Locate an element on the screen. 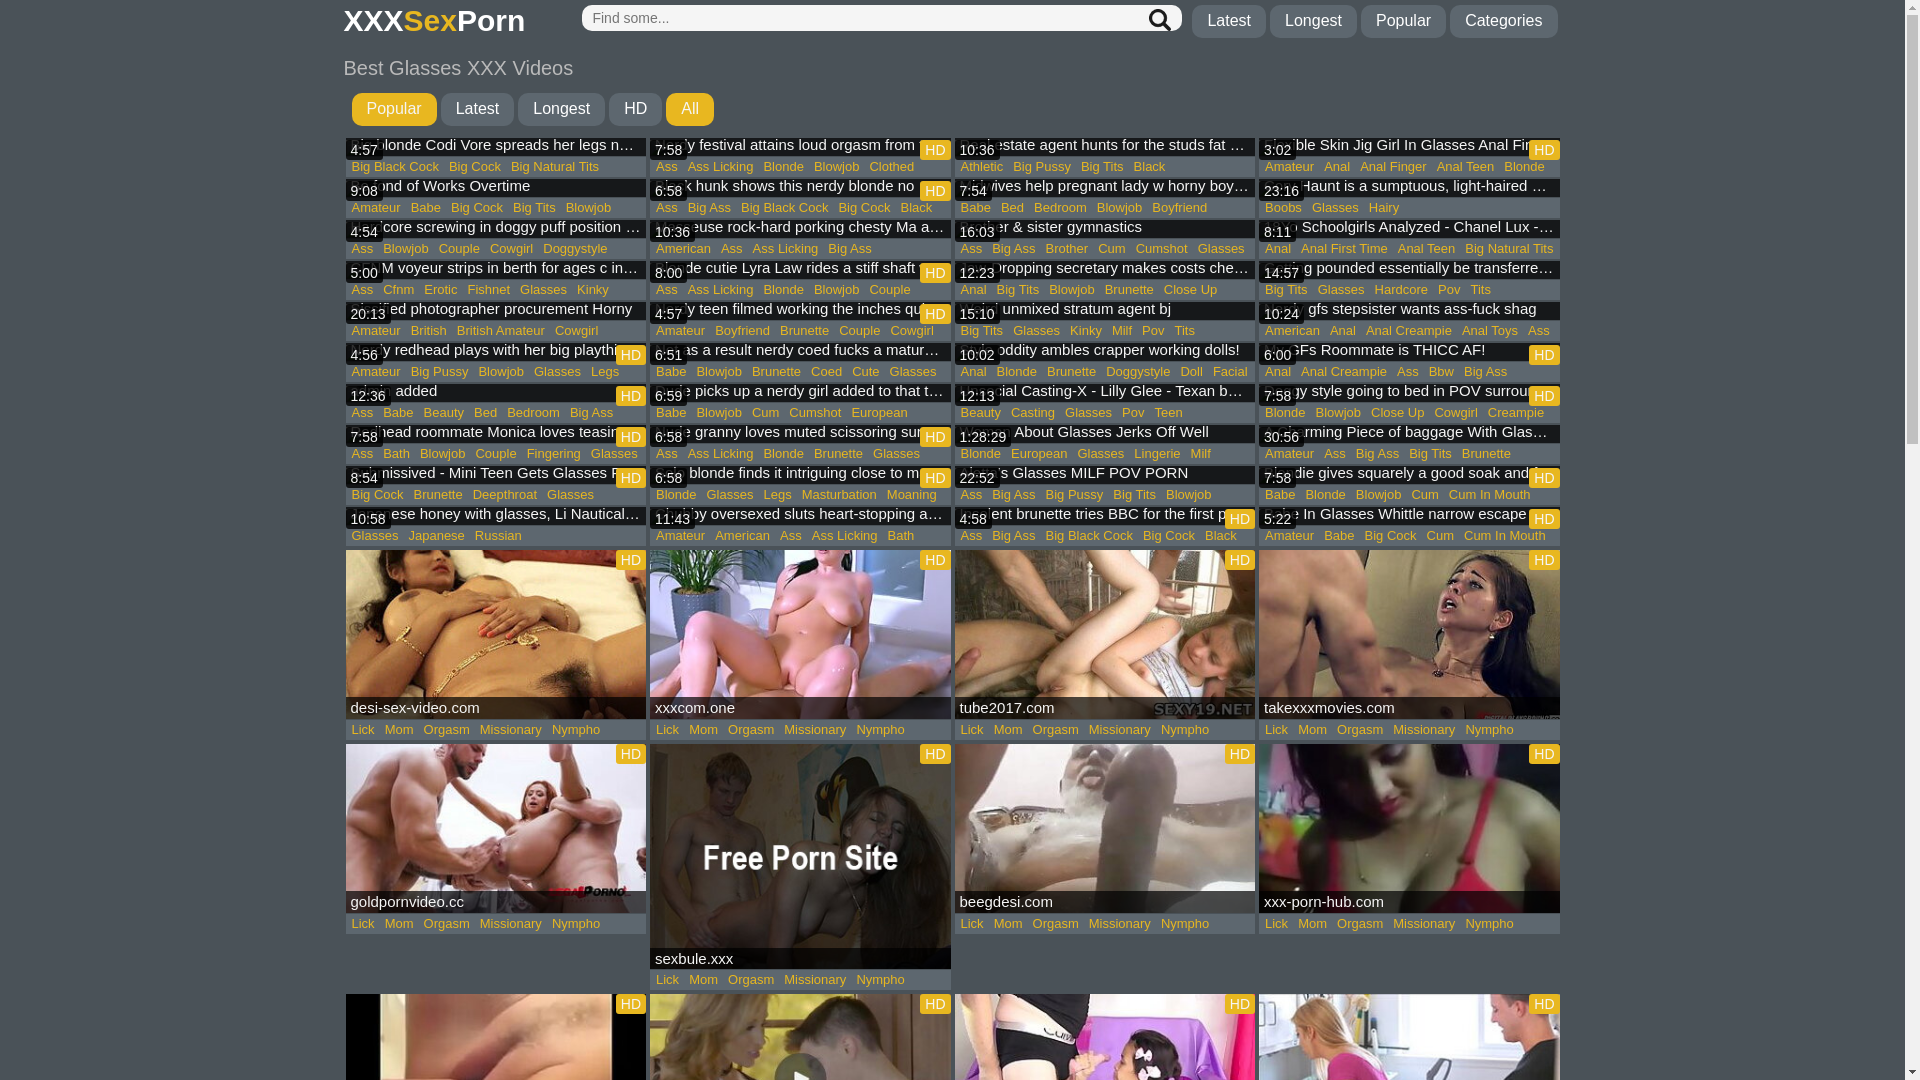 The image size is (1920, 1080). 'Midwives help pregnant lady w horny boyfriend! is located at coordinates (1103, 189).